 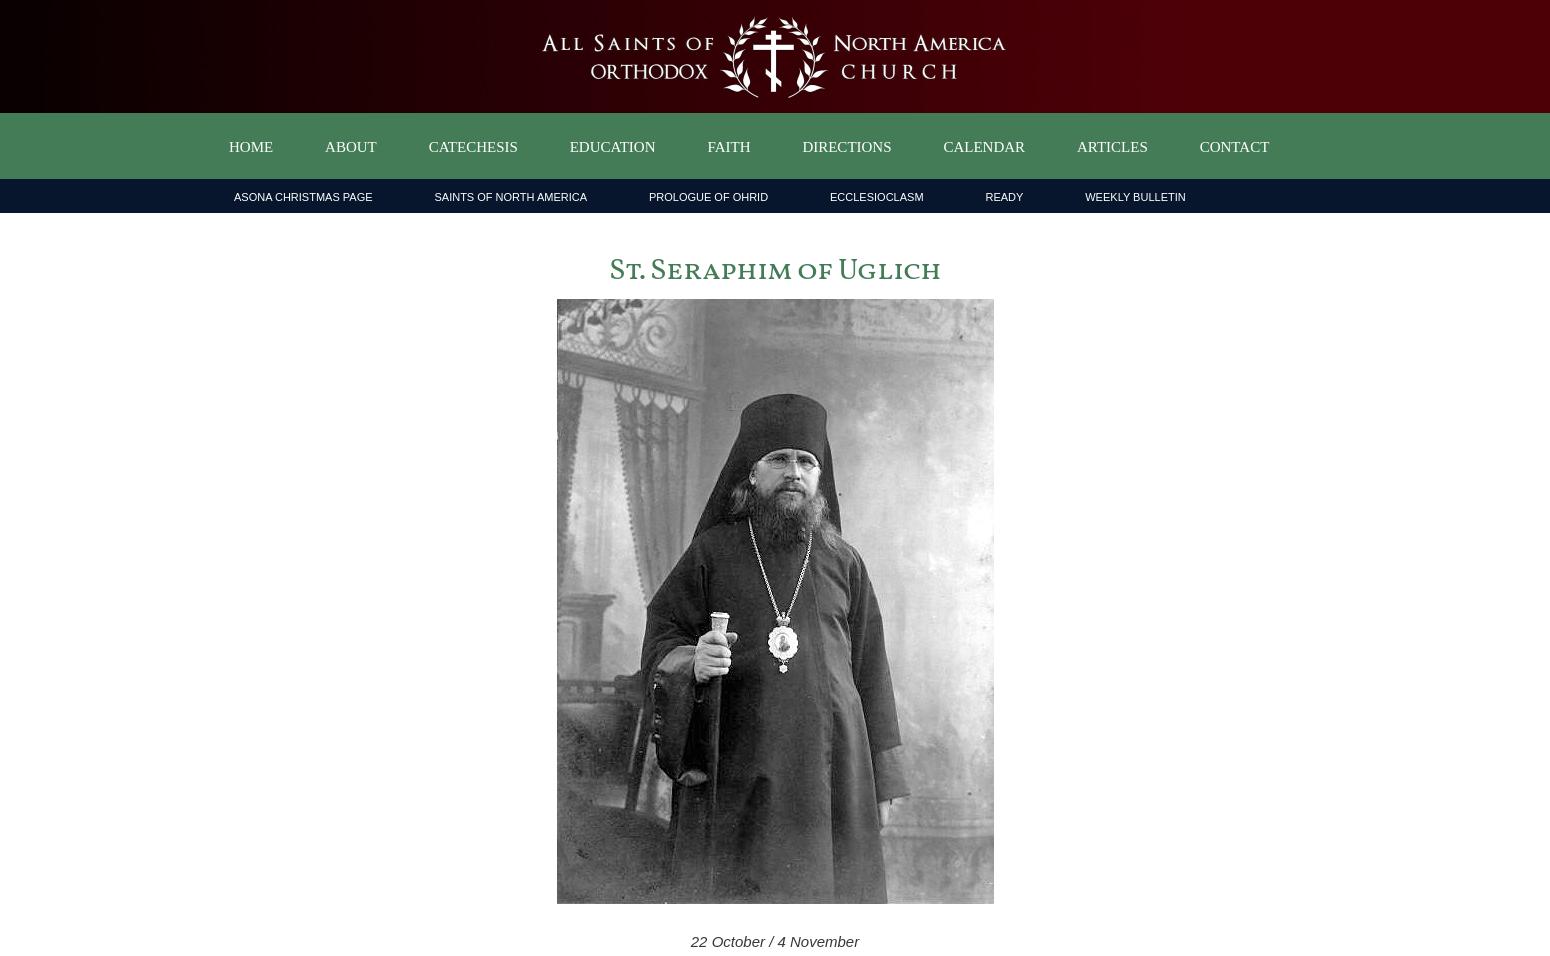 I want to click on 'Weekly Bulletin', so click(x=1085, y=197).